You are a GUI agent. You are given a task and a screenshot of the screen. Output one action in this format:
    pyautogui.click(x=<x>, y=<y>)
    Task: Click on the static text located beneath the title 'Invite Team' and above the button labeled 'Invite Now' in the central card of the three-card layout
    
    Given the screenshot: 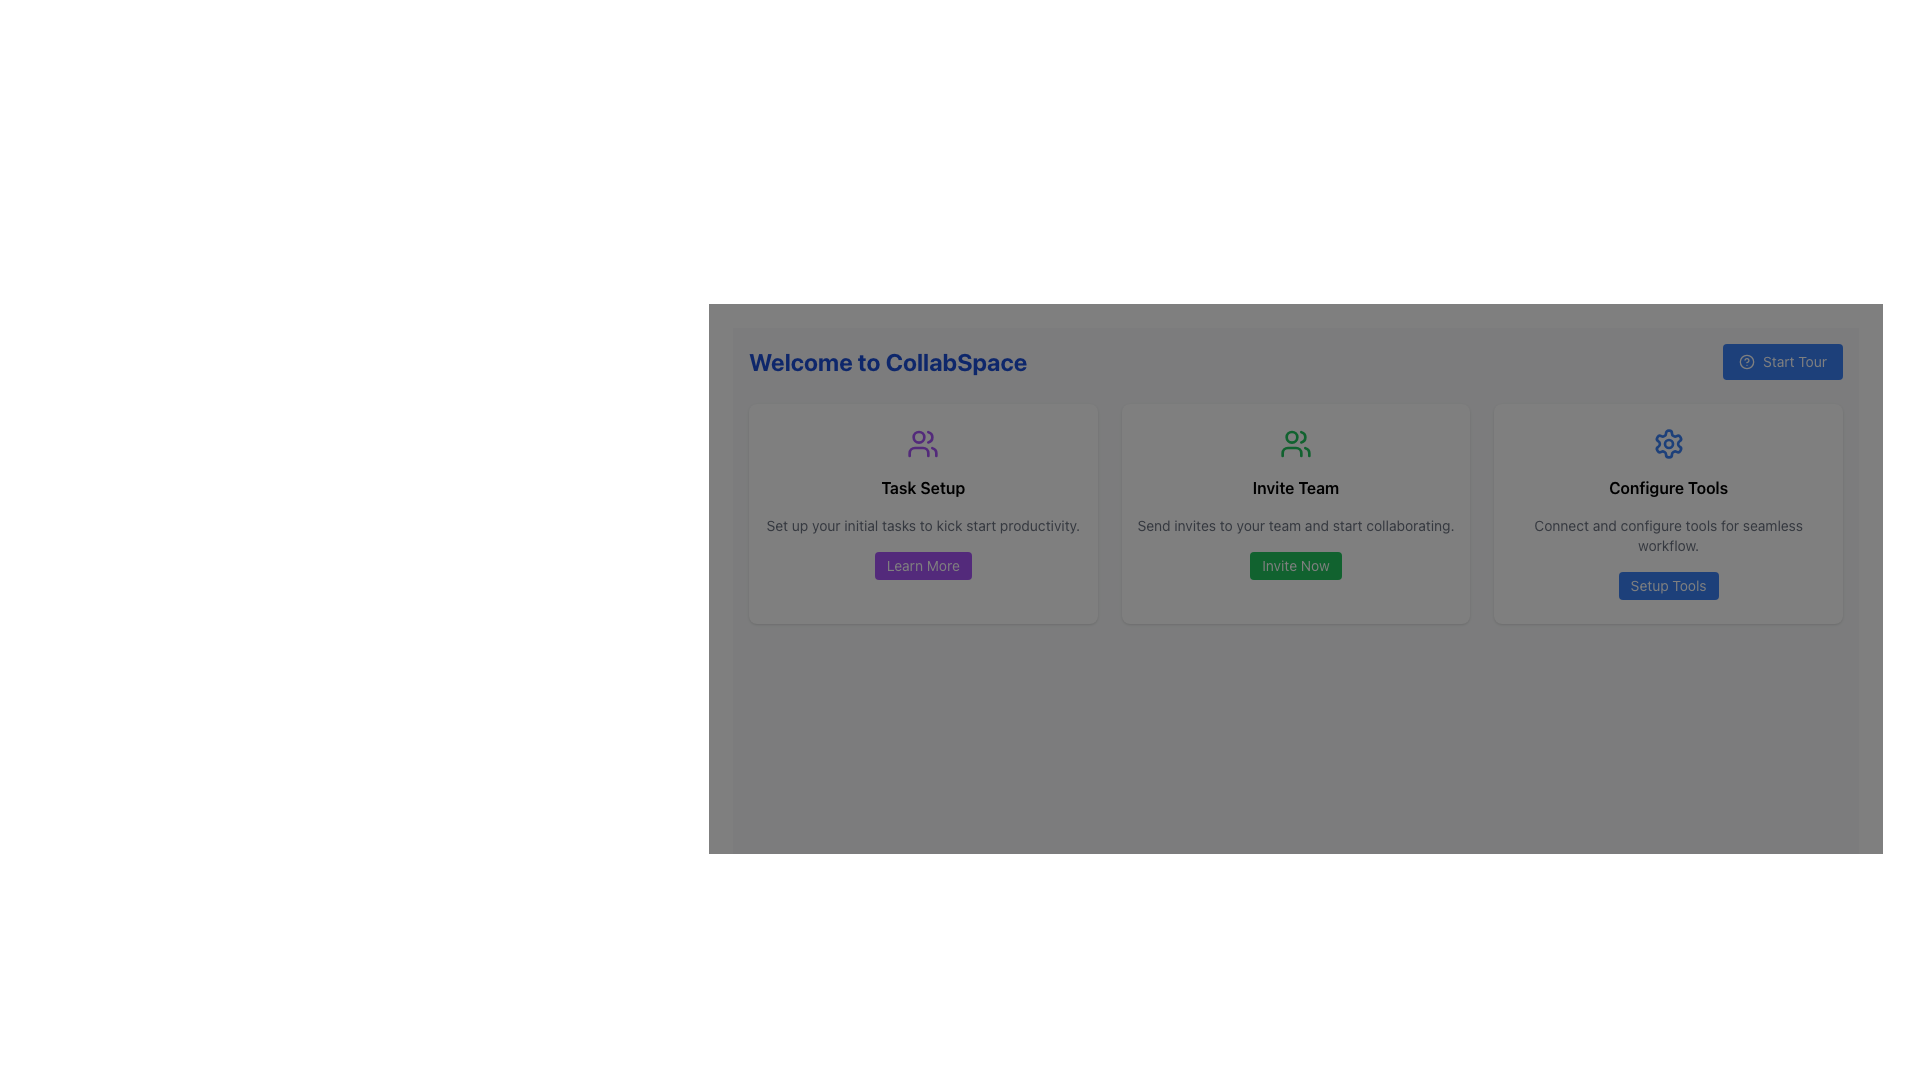 What is the action you would take?
    pyautogui.click(x=1296, y=524)
    